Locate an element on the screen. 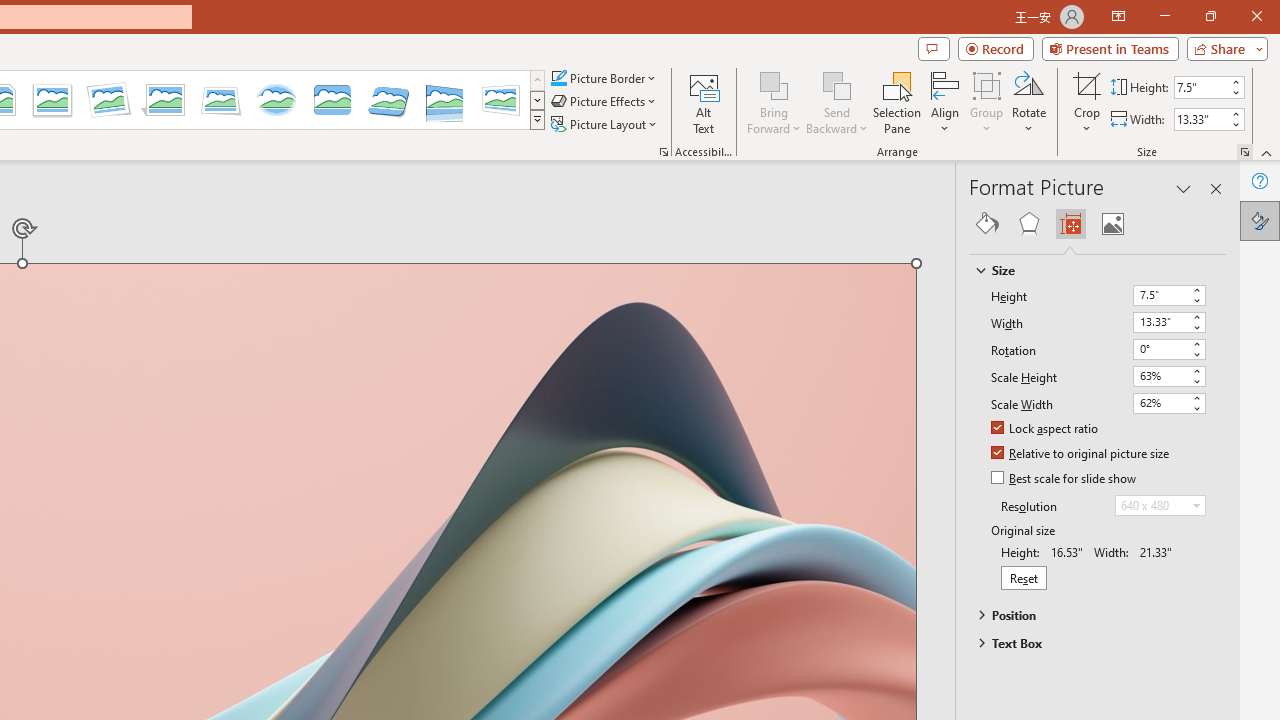 The image size is (1280, 720). 'Crop' is located at coordinates (1086, 84).